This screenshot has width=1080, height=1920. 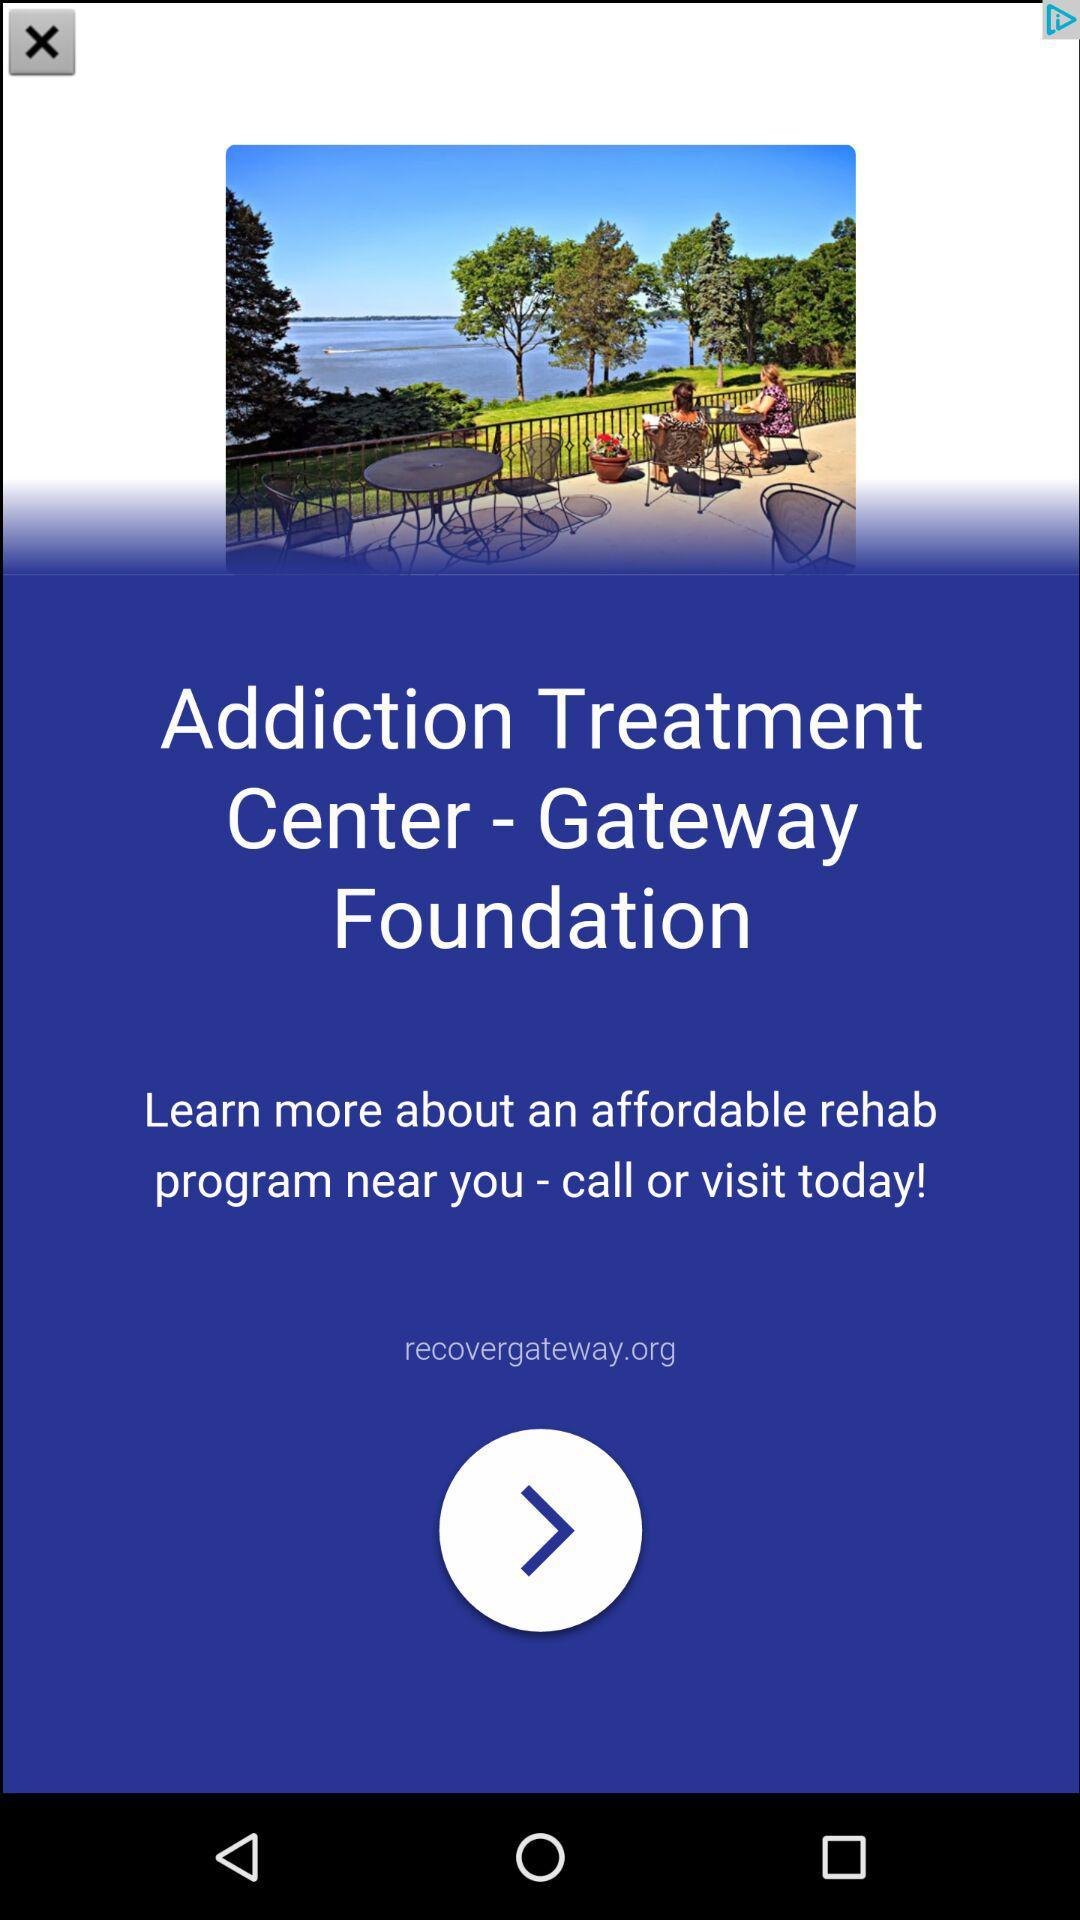 I want to click on the close icon, so click(x=42, y=44).